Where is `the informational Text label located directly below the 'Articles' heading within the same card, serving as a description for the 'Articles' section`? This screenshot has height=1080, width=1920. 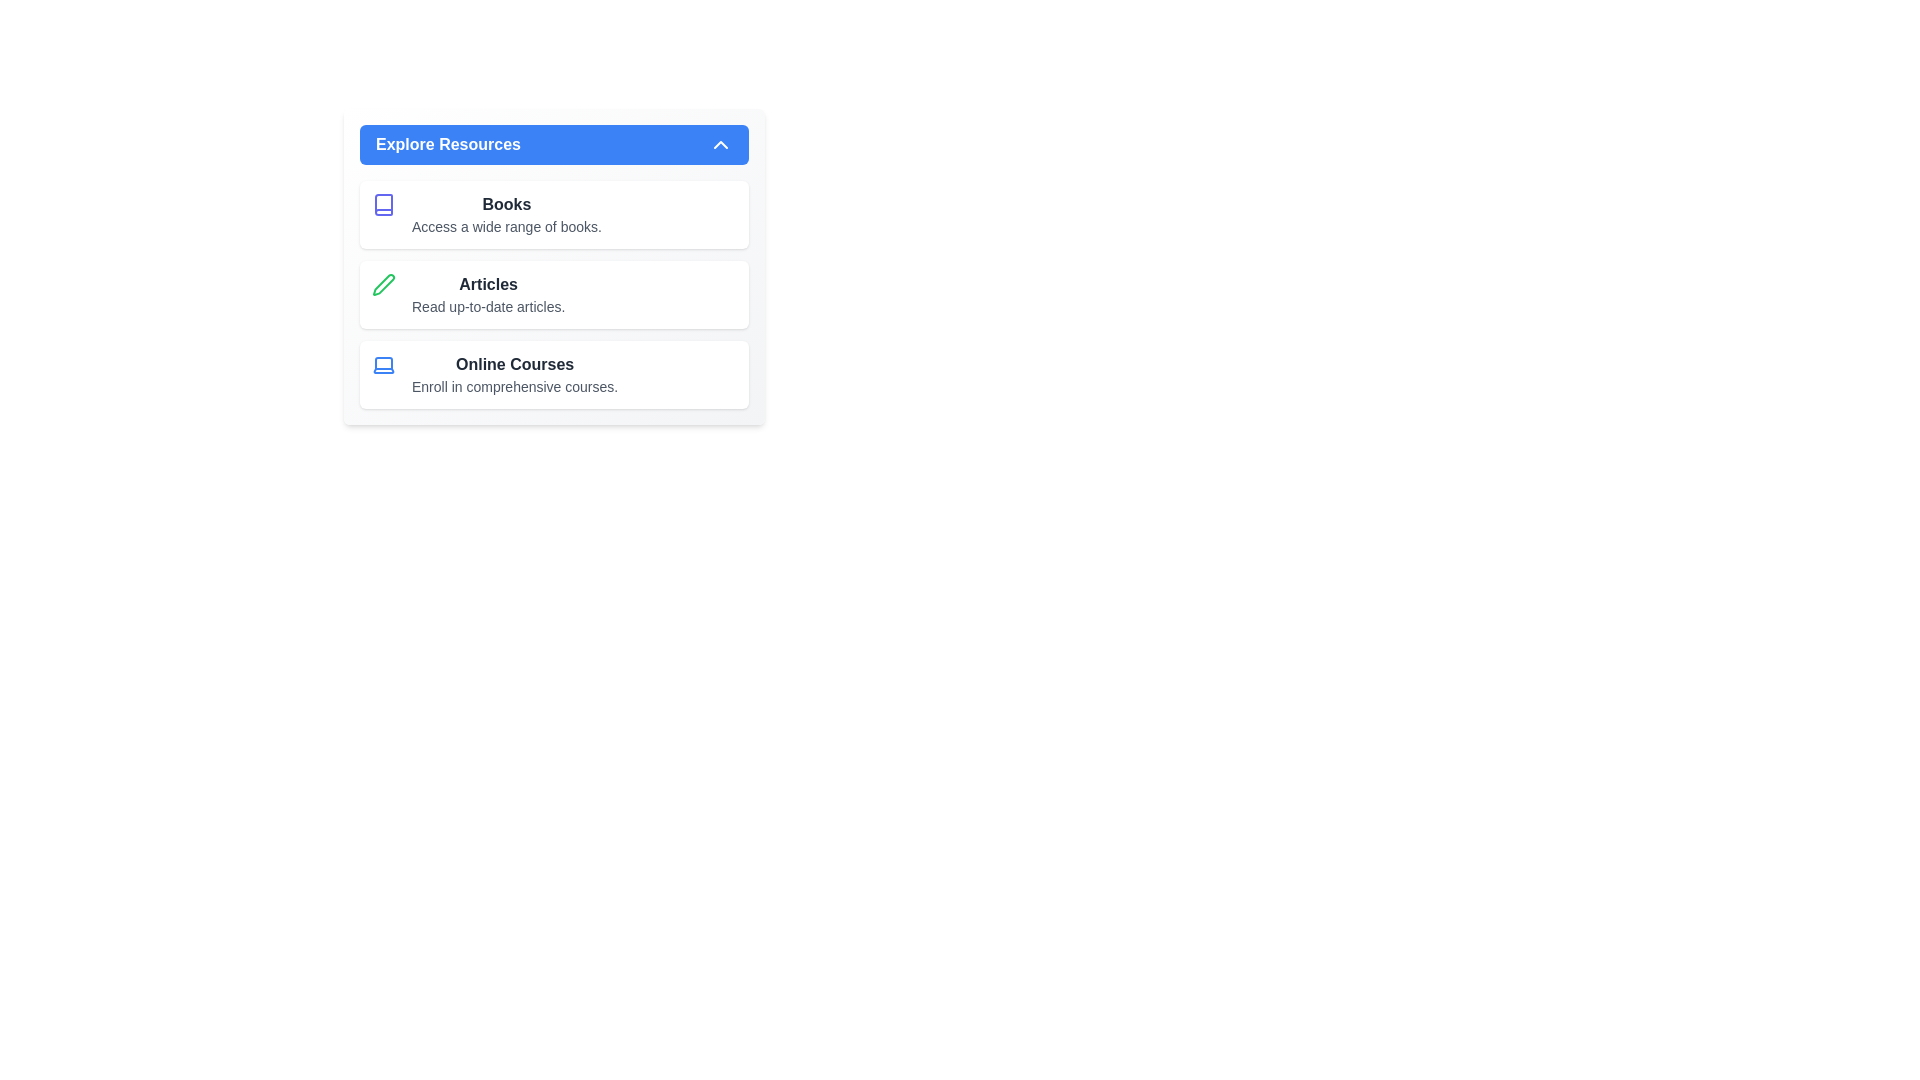
the informational Text label located directly below the 'Articles' heading within the same card, serving as a description for the 'Articles' section is located at coordinates (488, 307).